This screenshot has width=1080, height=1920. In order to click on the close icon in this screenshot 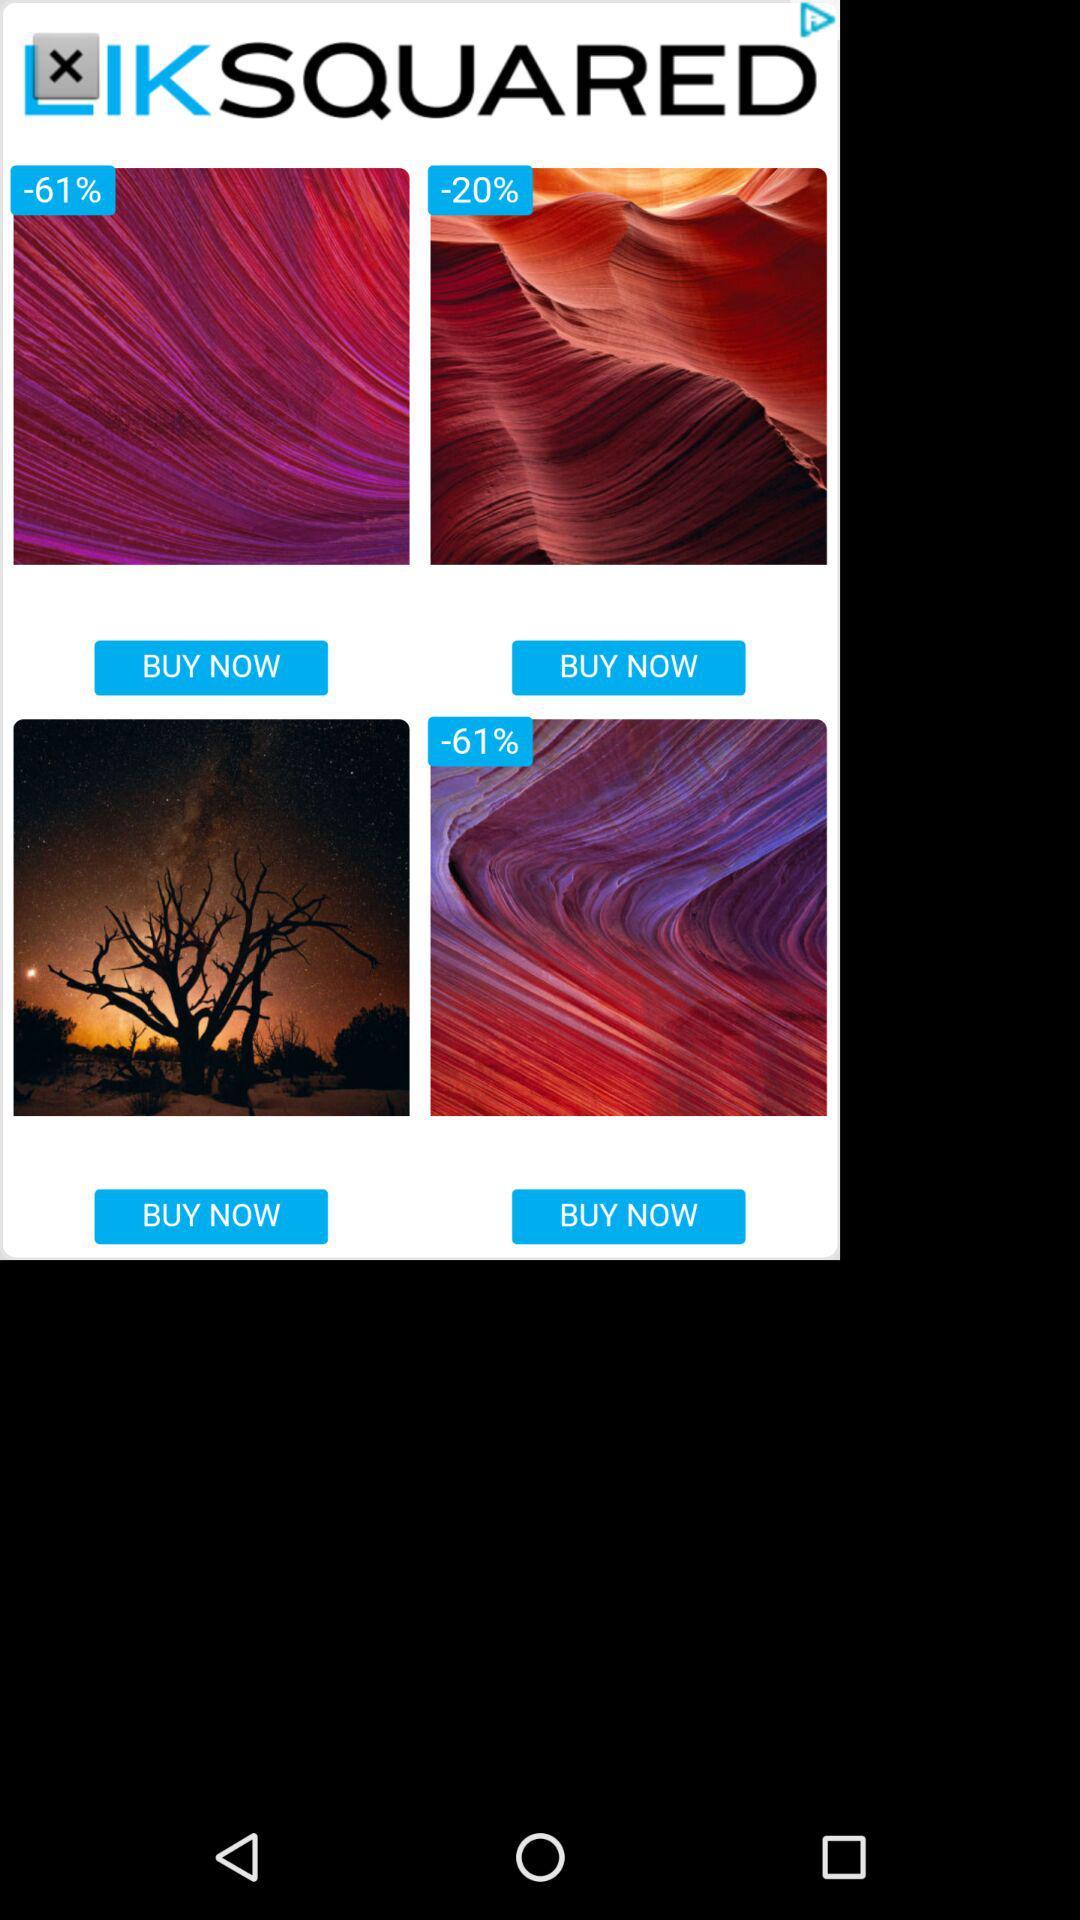, I will do `click(64, 70)`.